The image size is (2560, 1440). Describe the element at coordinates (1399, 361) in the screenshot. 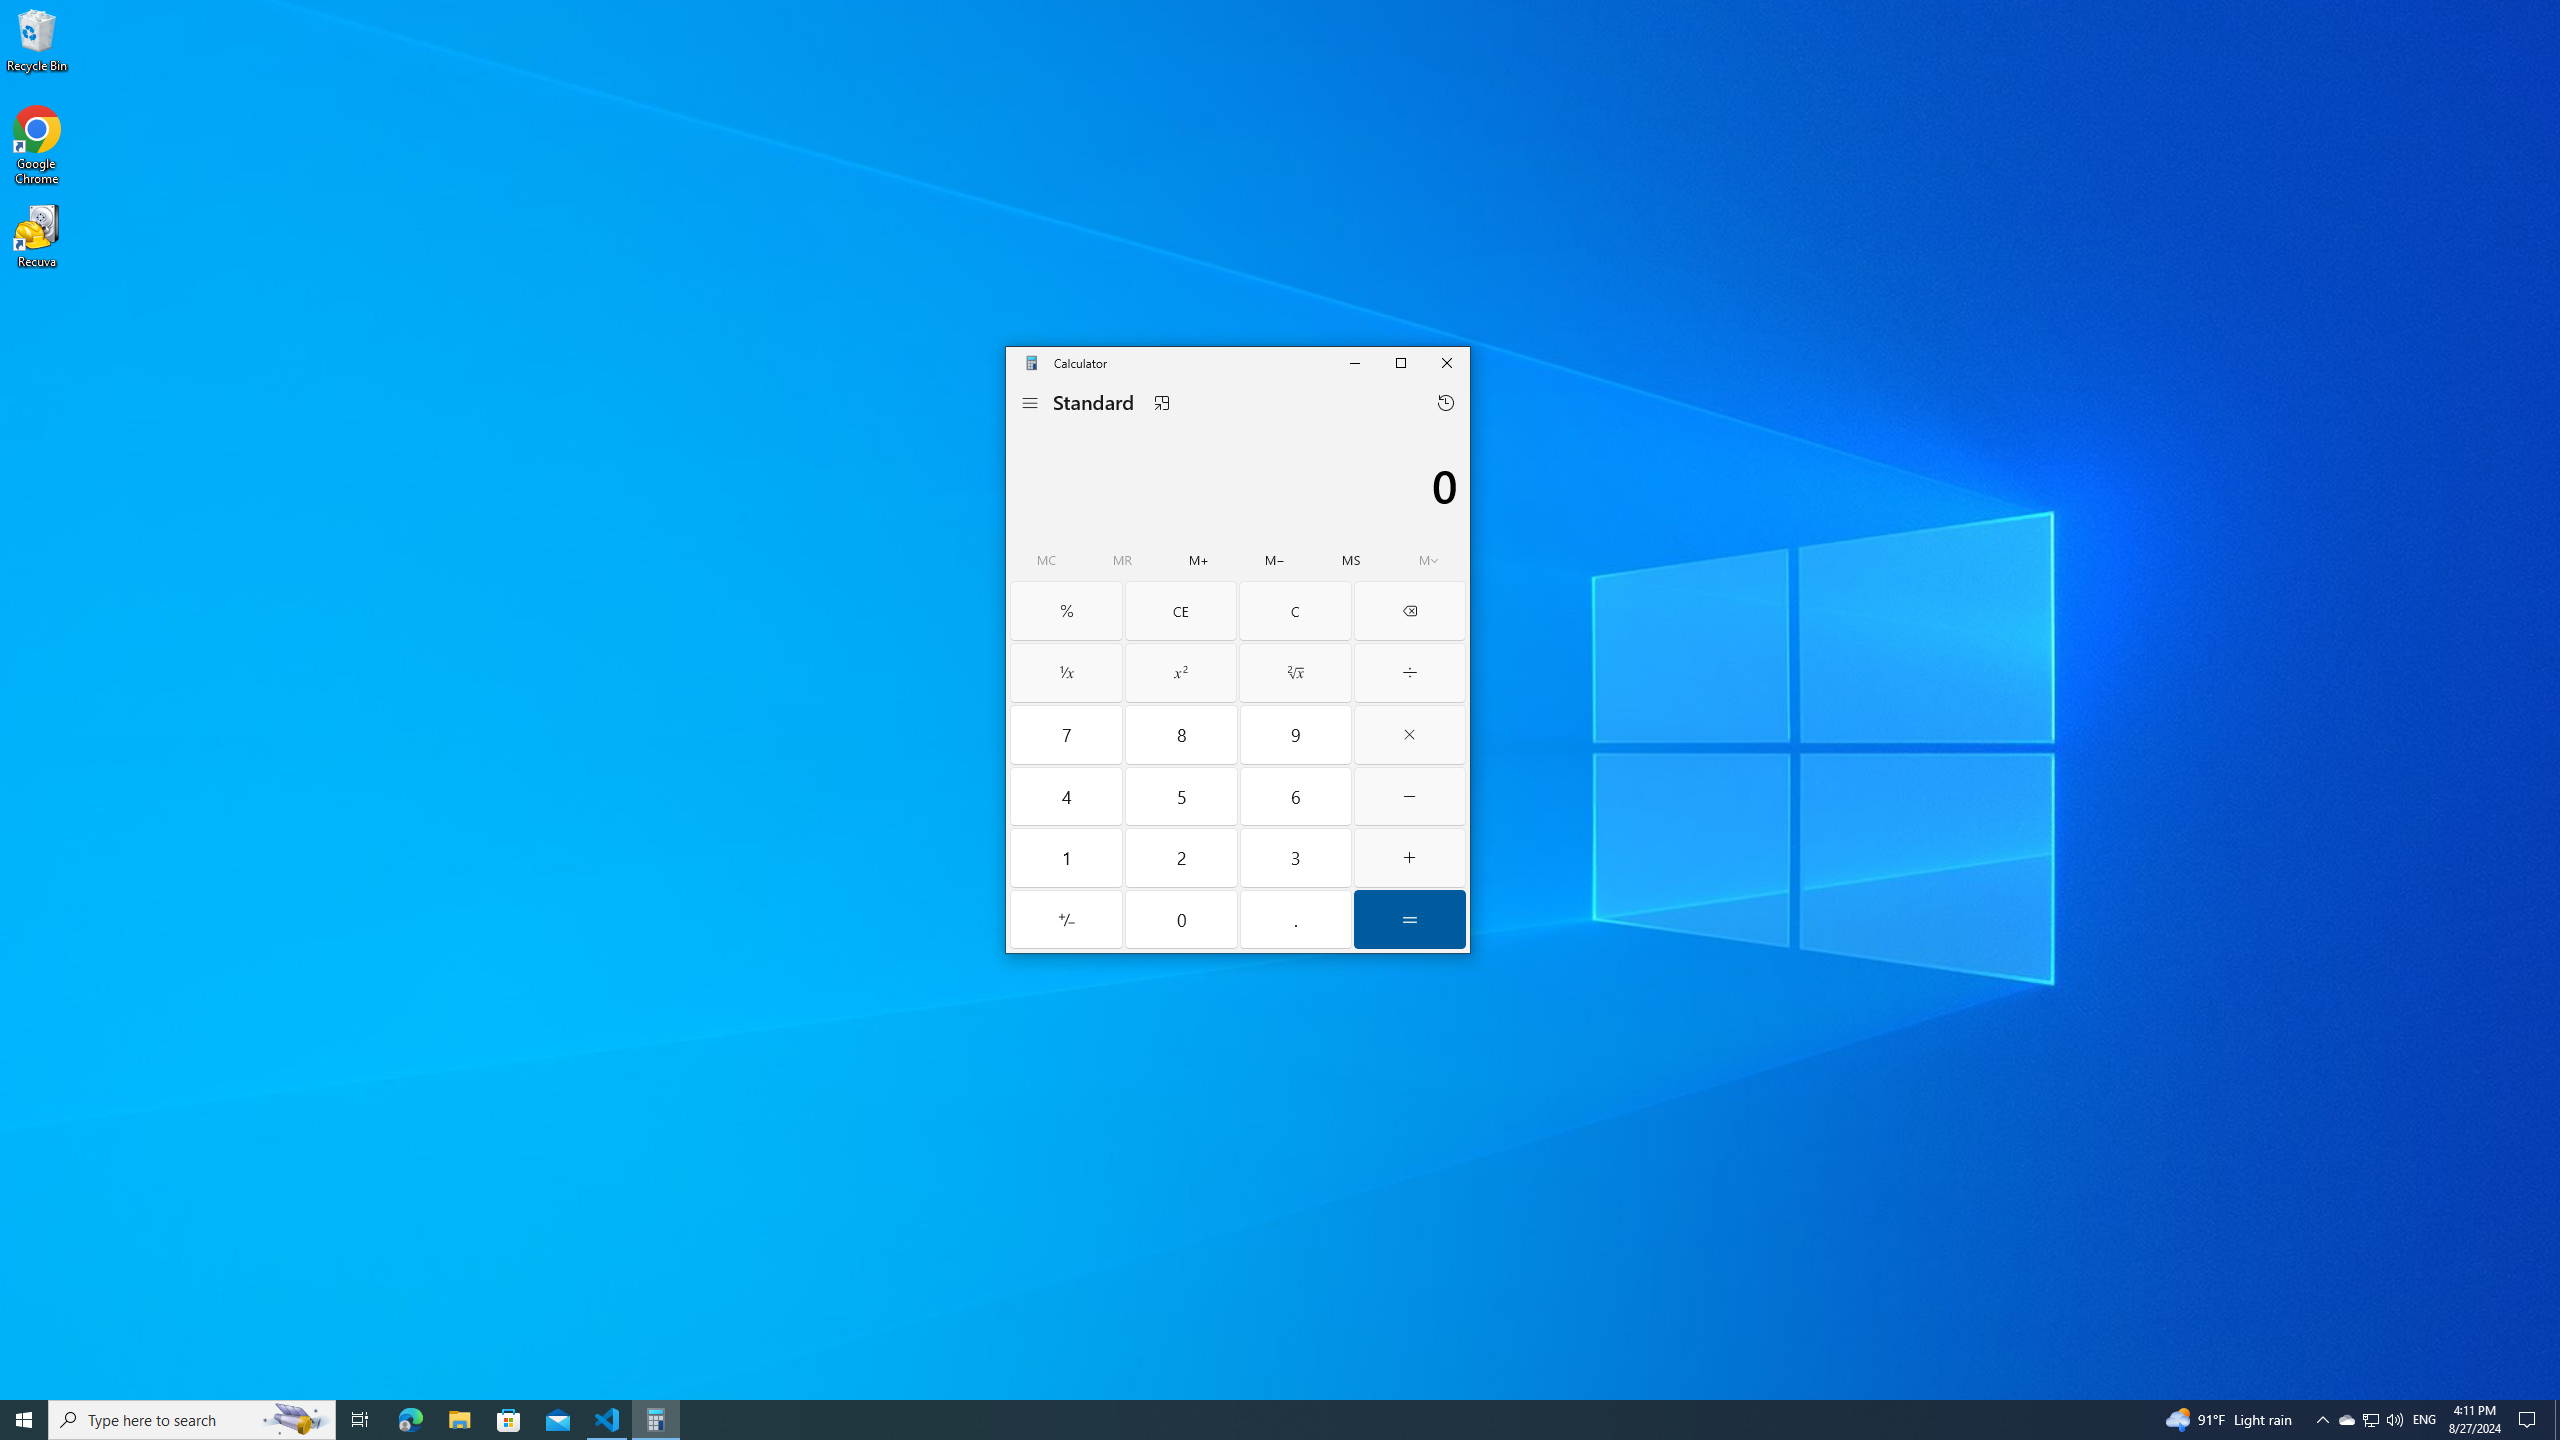

I see `'Maximize Calculator'` at that location.